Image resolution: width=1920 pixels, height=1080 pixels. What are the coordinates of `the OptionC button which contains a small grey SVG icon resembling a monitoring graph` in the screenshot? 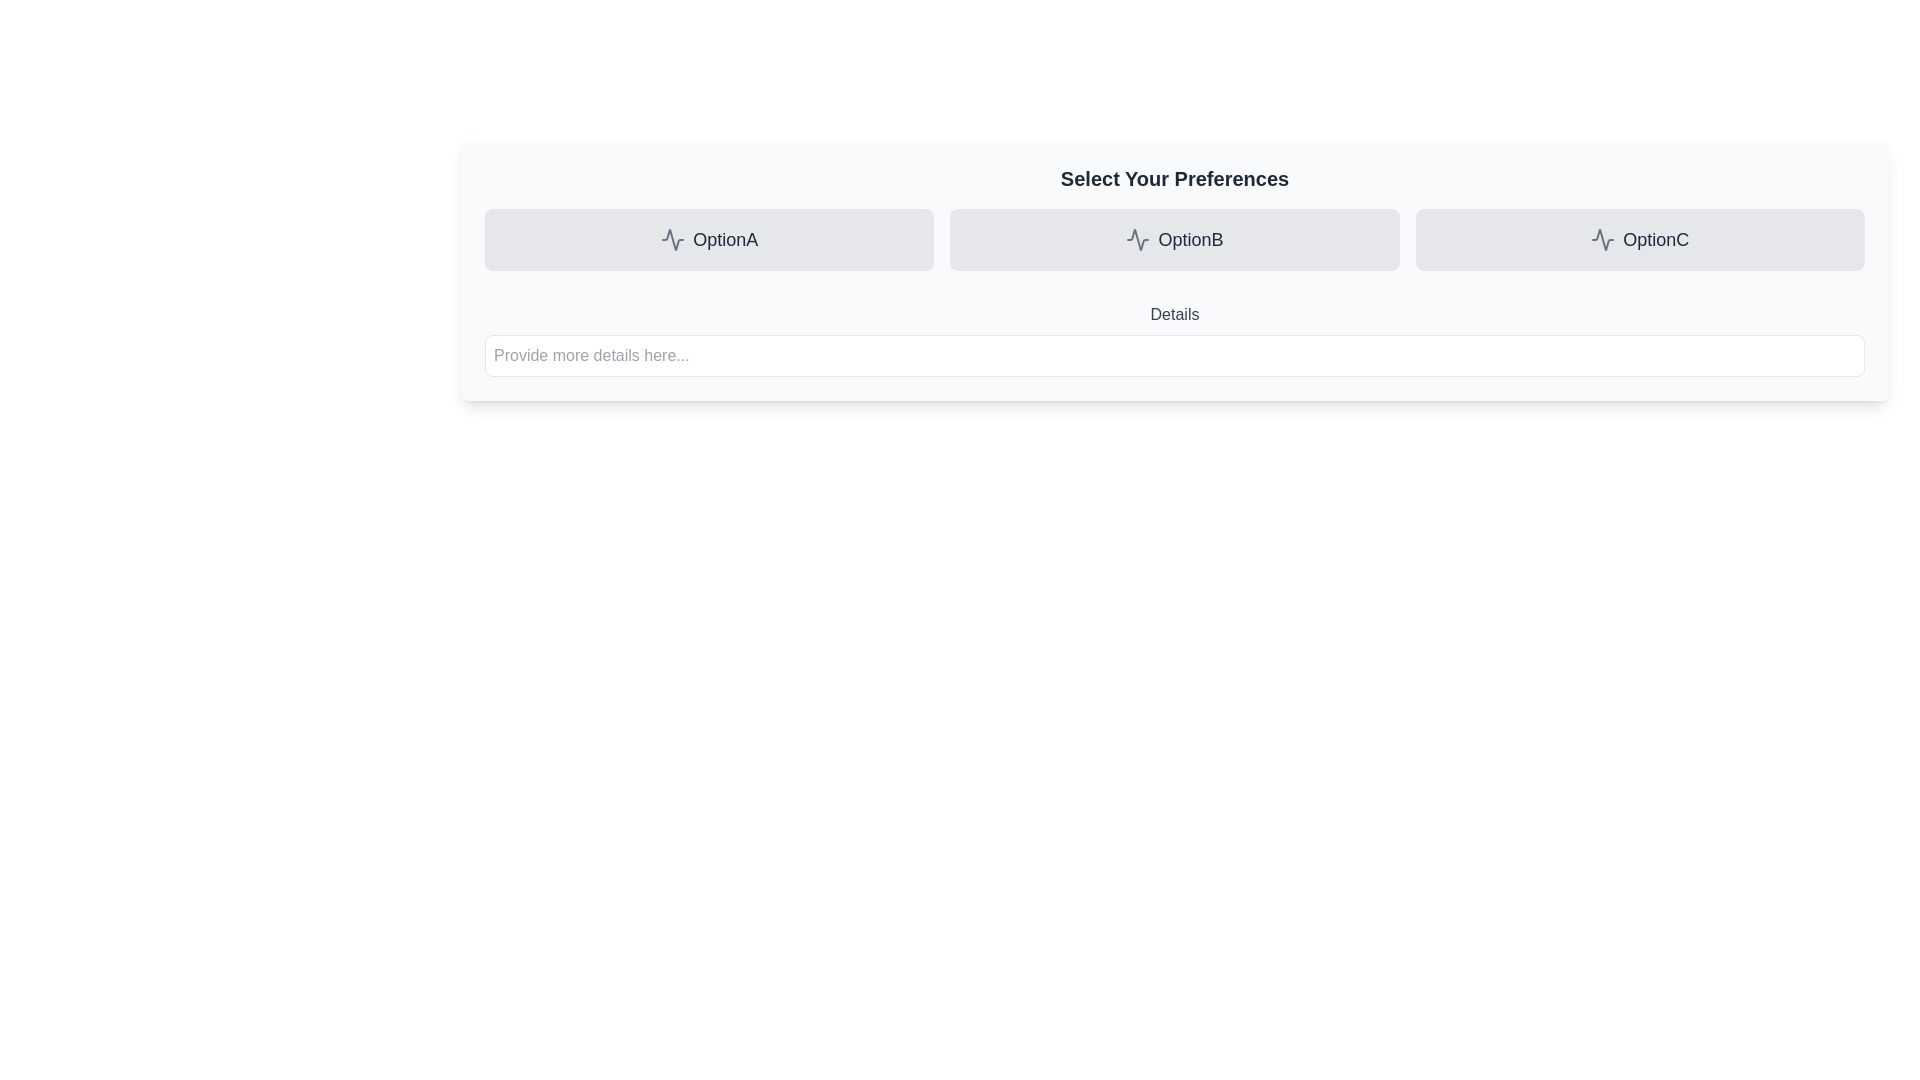 It's located at (1603, 238).